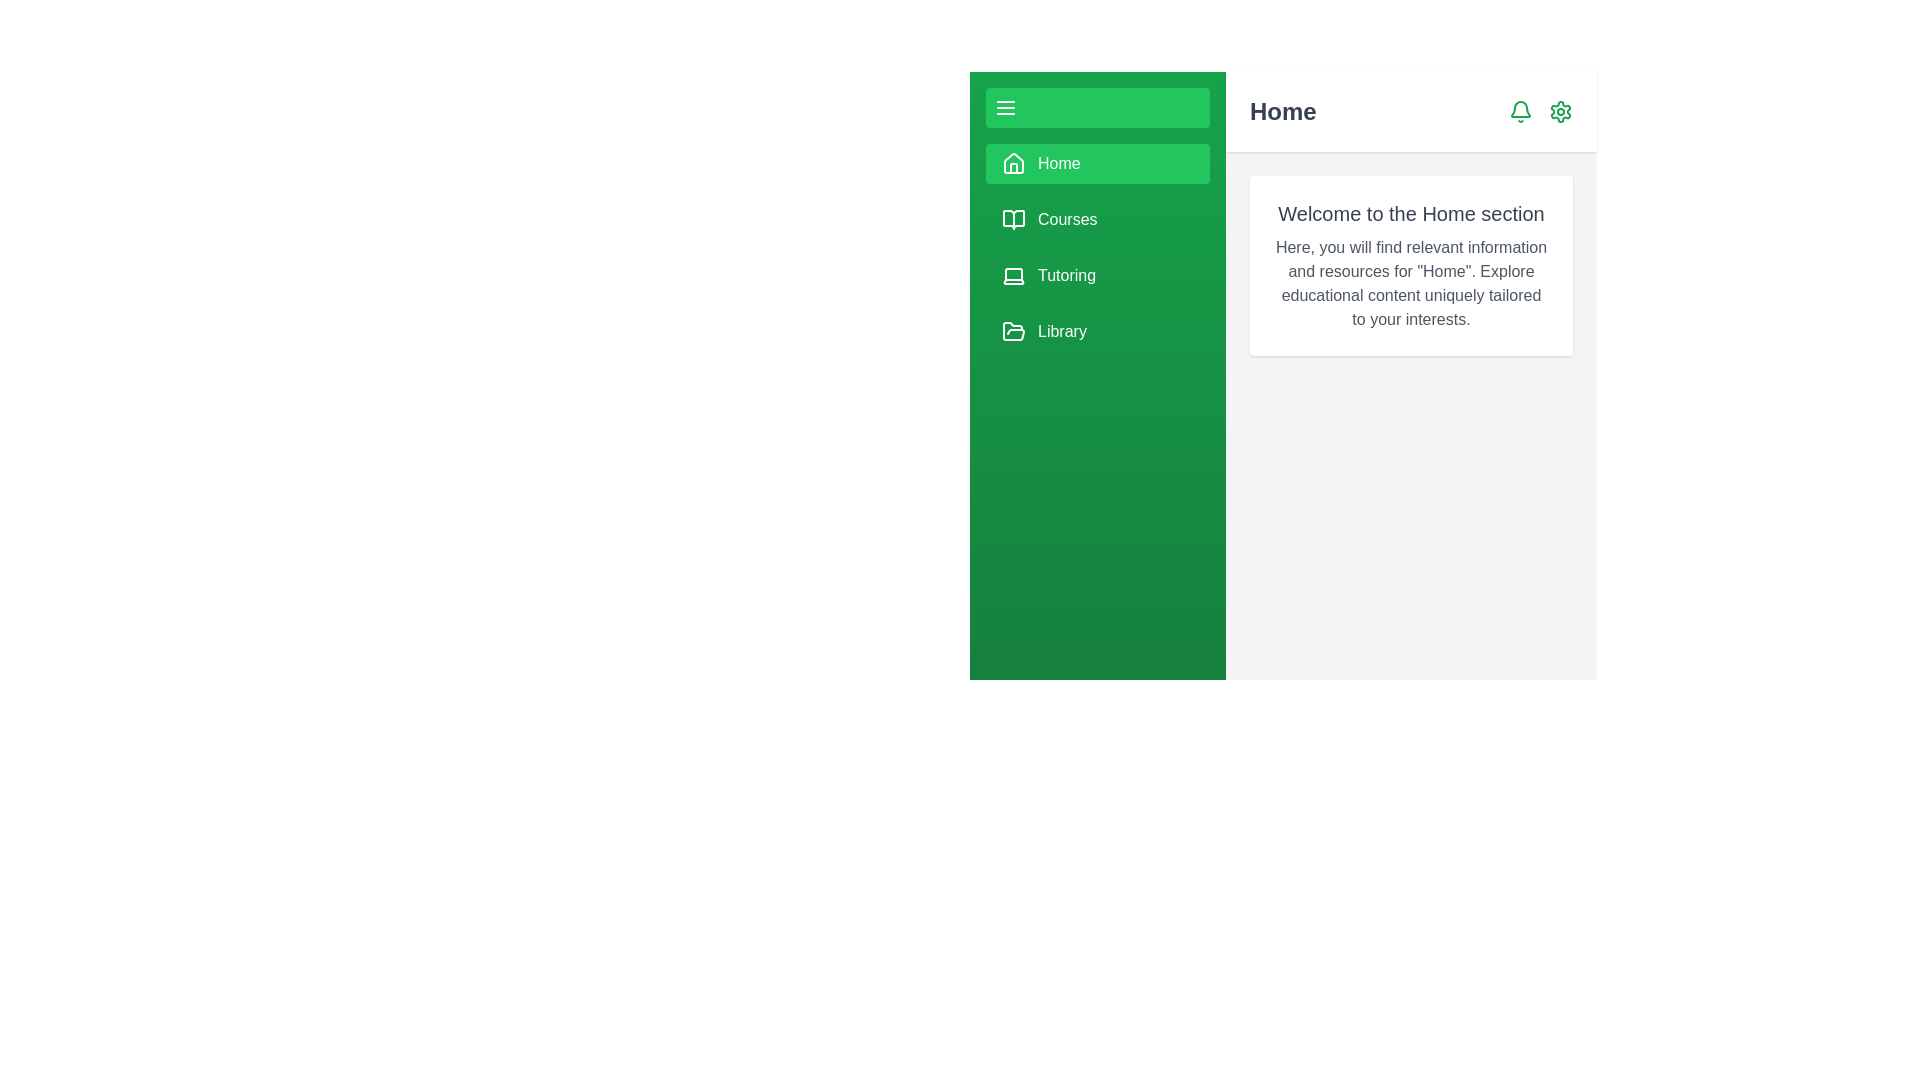 This screenshot has width=1920, height=1080. What do you see at coordinates (1097, 108) in the screenshot?
I see `the topmost button in the vertical sidebar panel on the left side of the interface` at bounding box center [1097, 108].